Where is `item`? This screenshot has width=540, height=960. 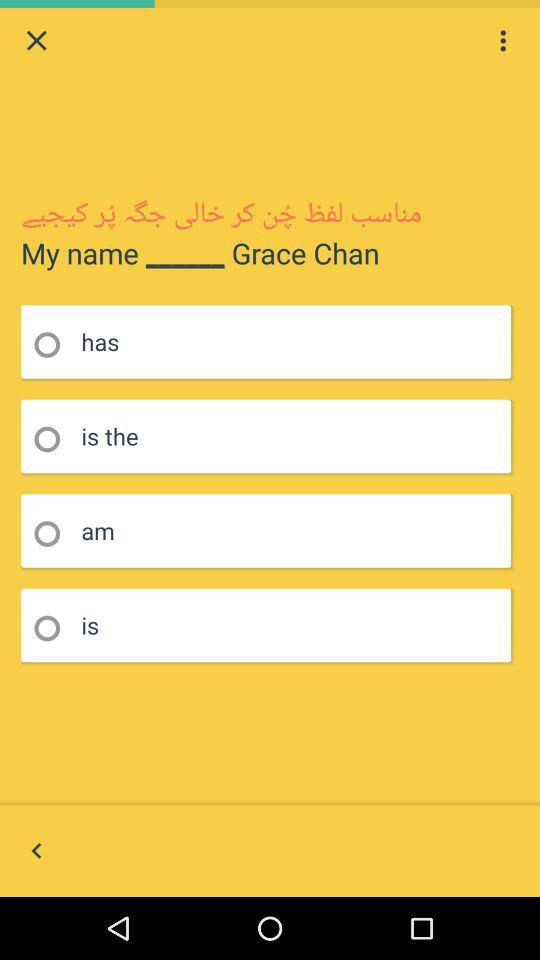
item is located at coordinates (53, 345).